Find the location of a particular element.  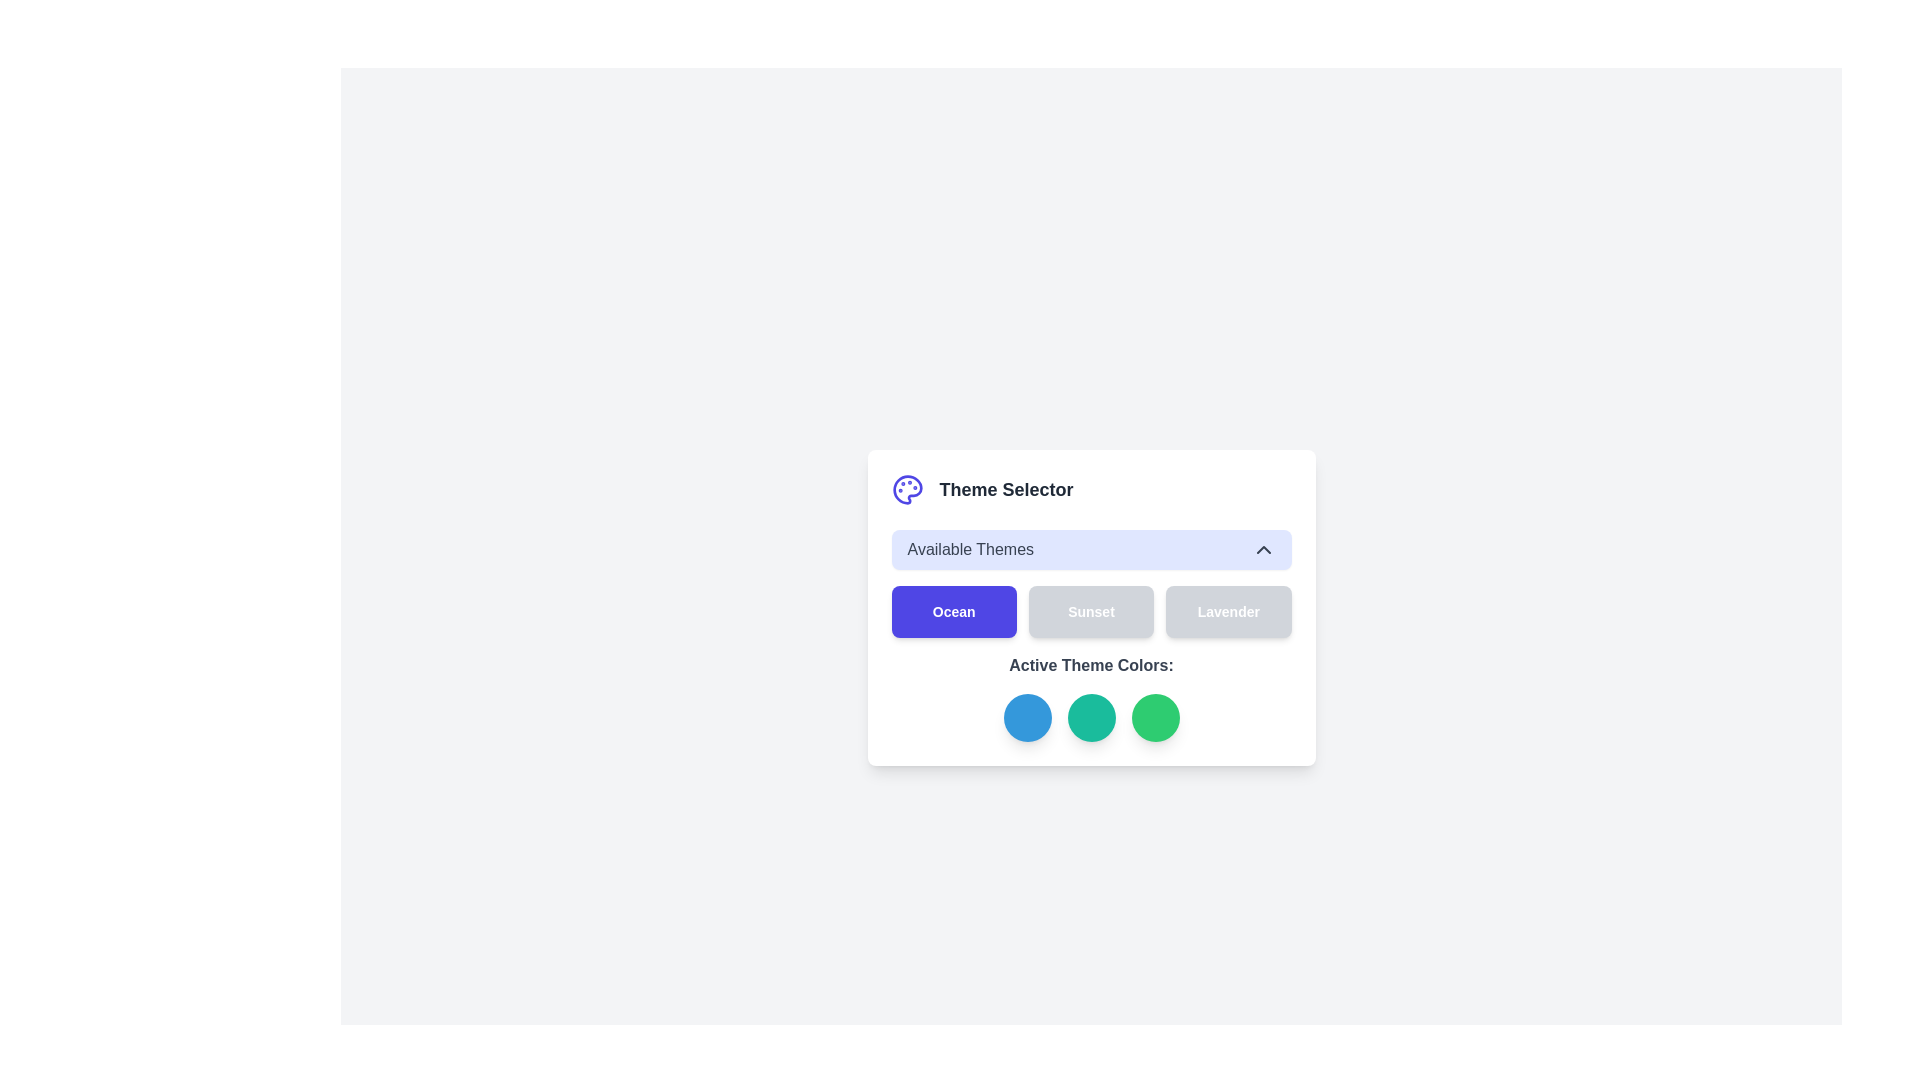

the leftmost button under the 'Available Themes' dropdown is located at coordinates (953, 611).